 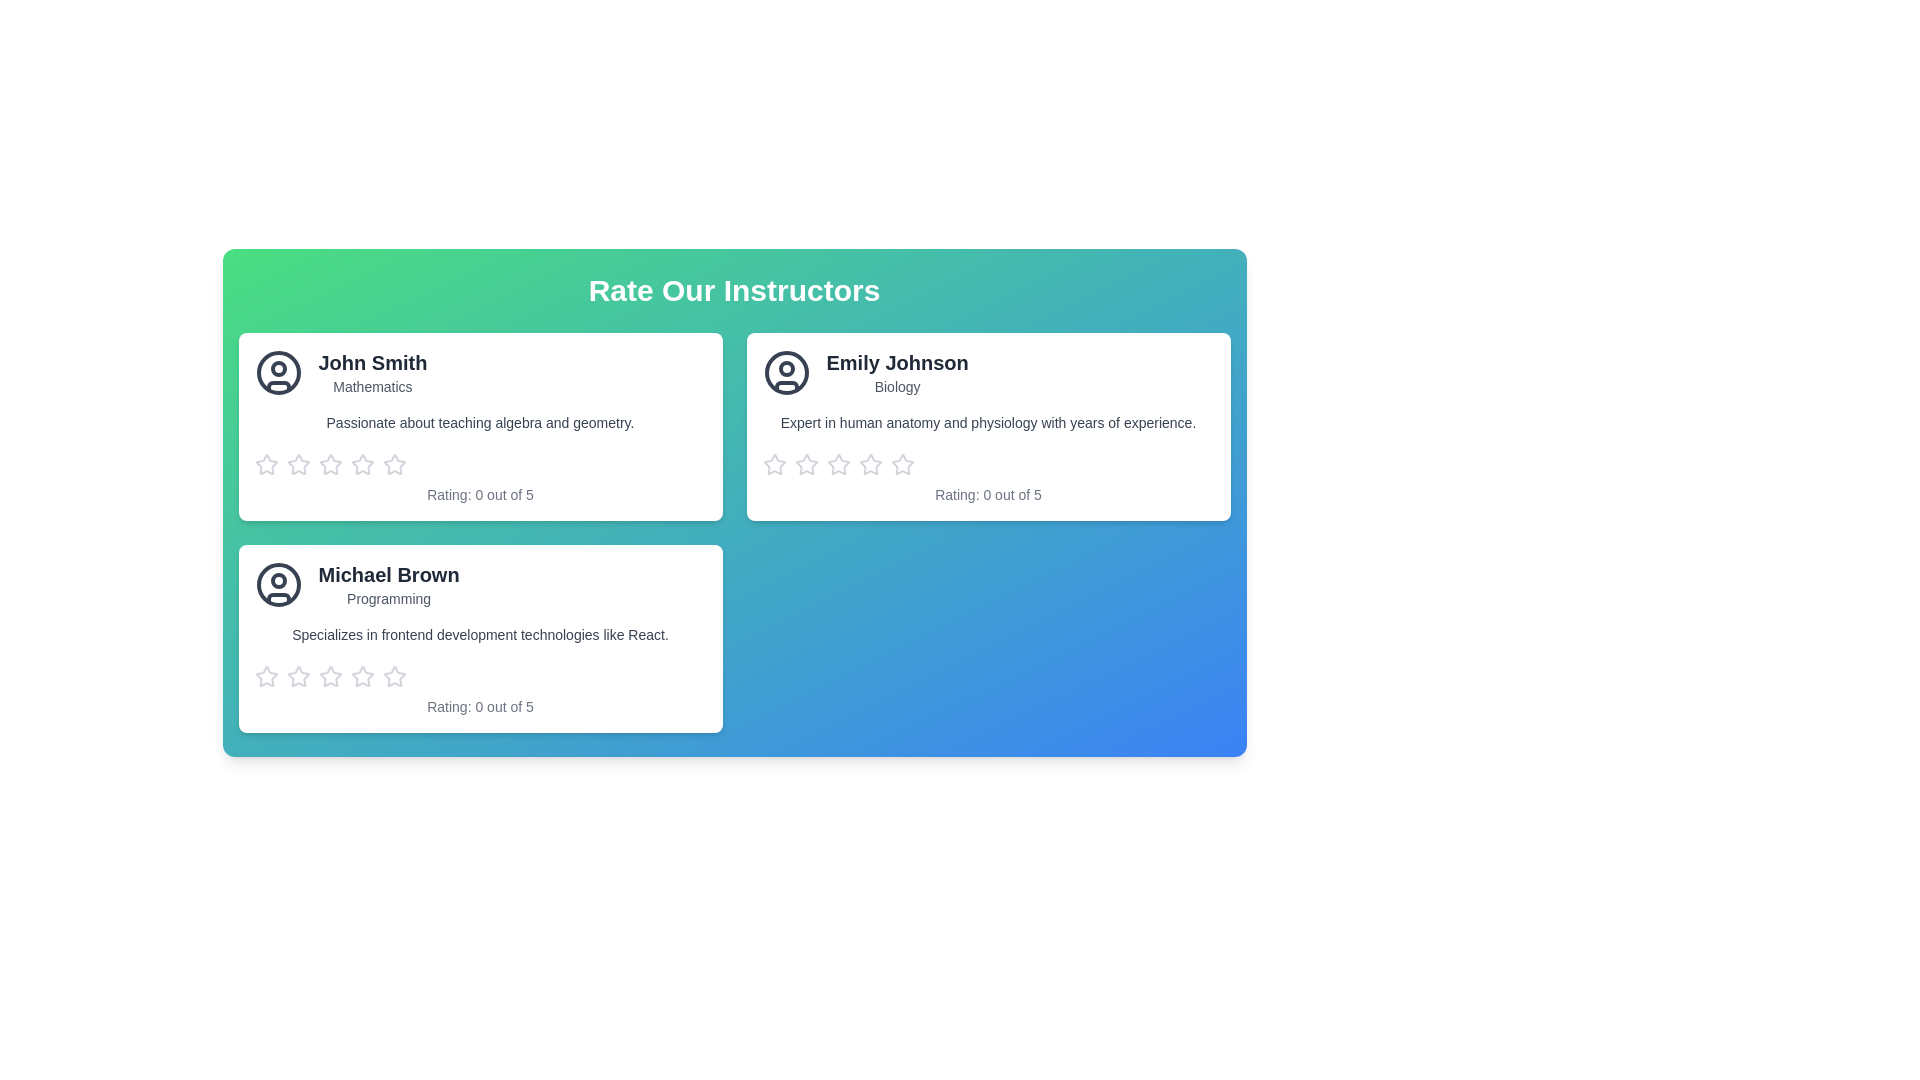 I want to click on the third star icon in the rating section under the 'John Smith' card, so click(x=362, y=464).